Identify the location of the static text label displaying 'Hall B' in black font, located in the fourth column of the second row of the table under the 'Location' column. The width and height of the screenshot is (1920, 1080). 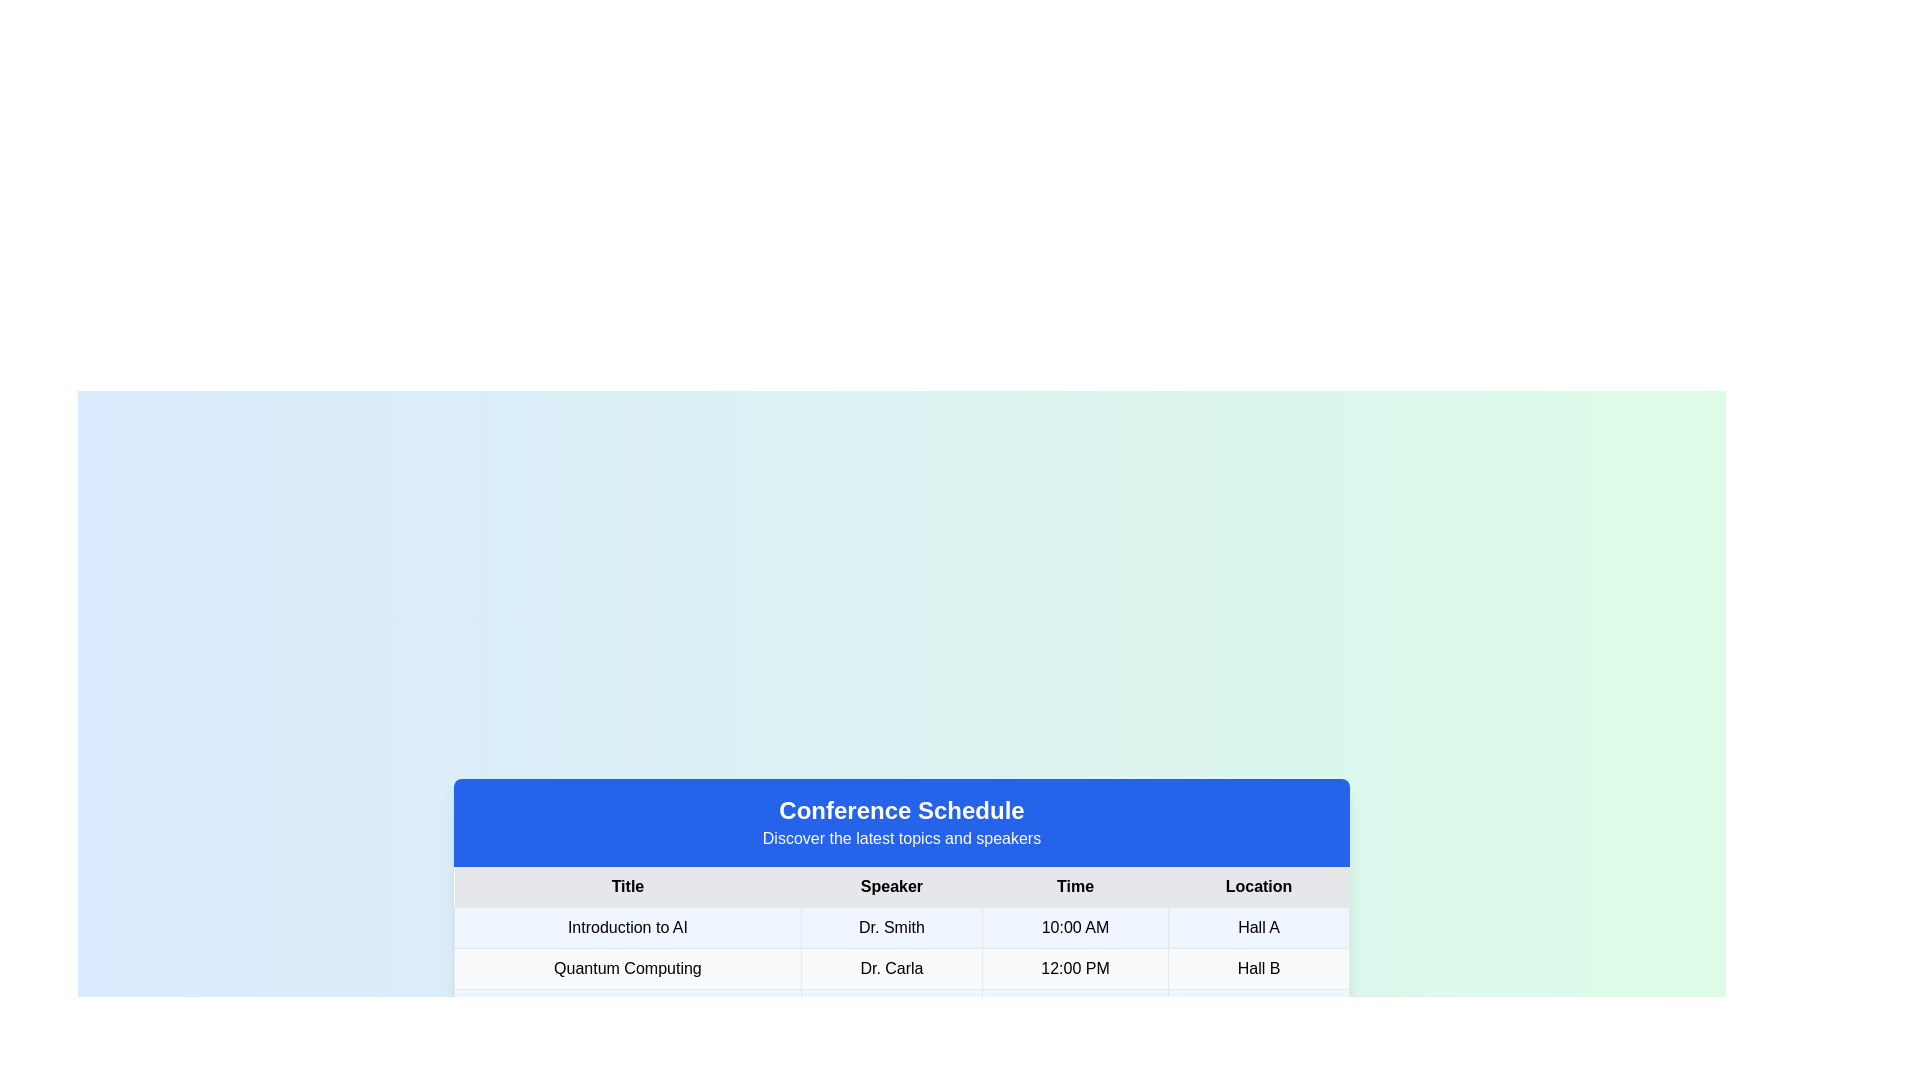
(1257, 967).